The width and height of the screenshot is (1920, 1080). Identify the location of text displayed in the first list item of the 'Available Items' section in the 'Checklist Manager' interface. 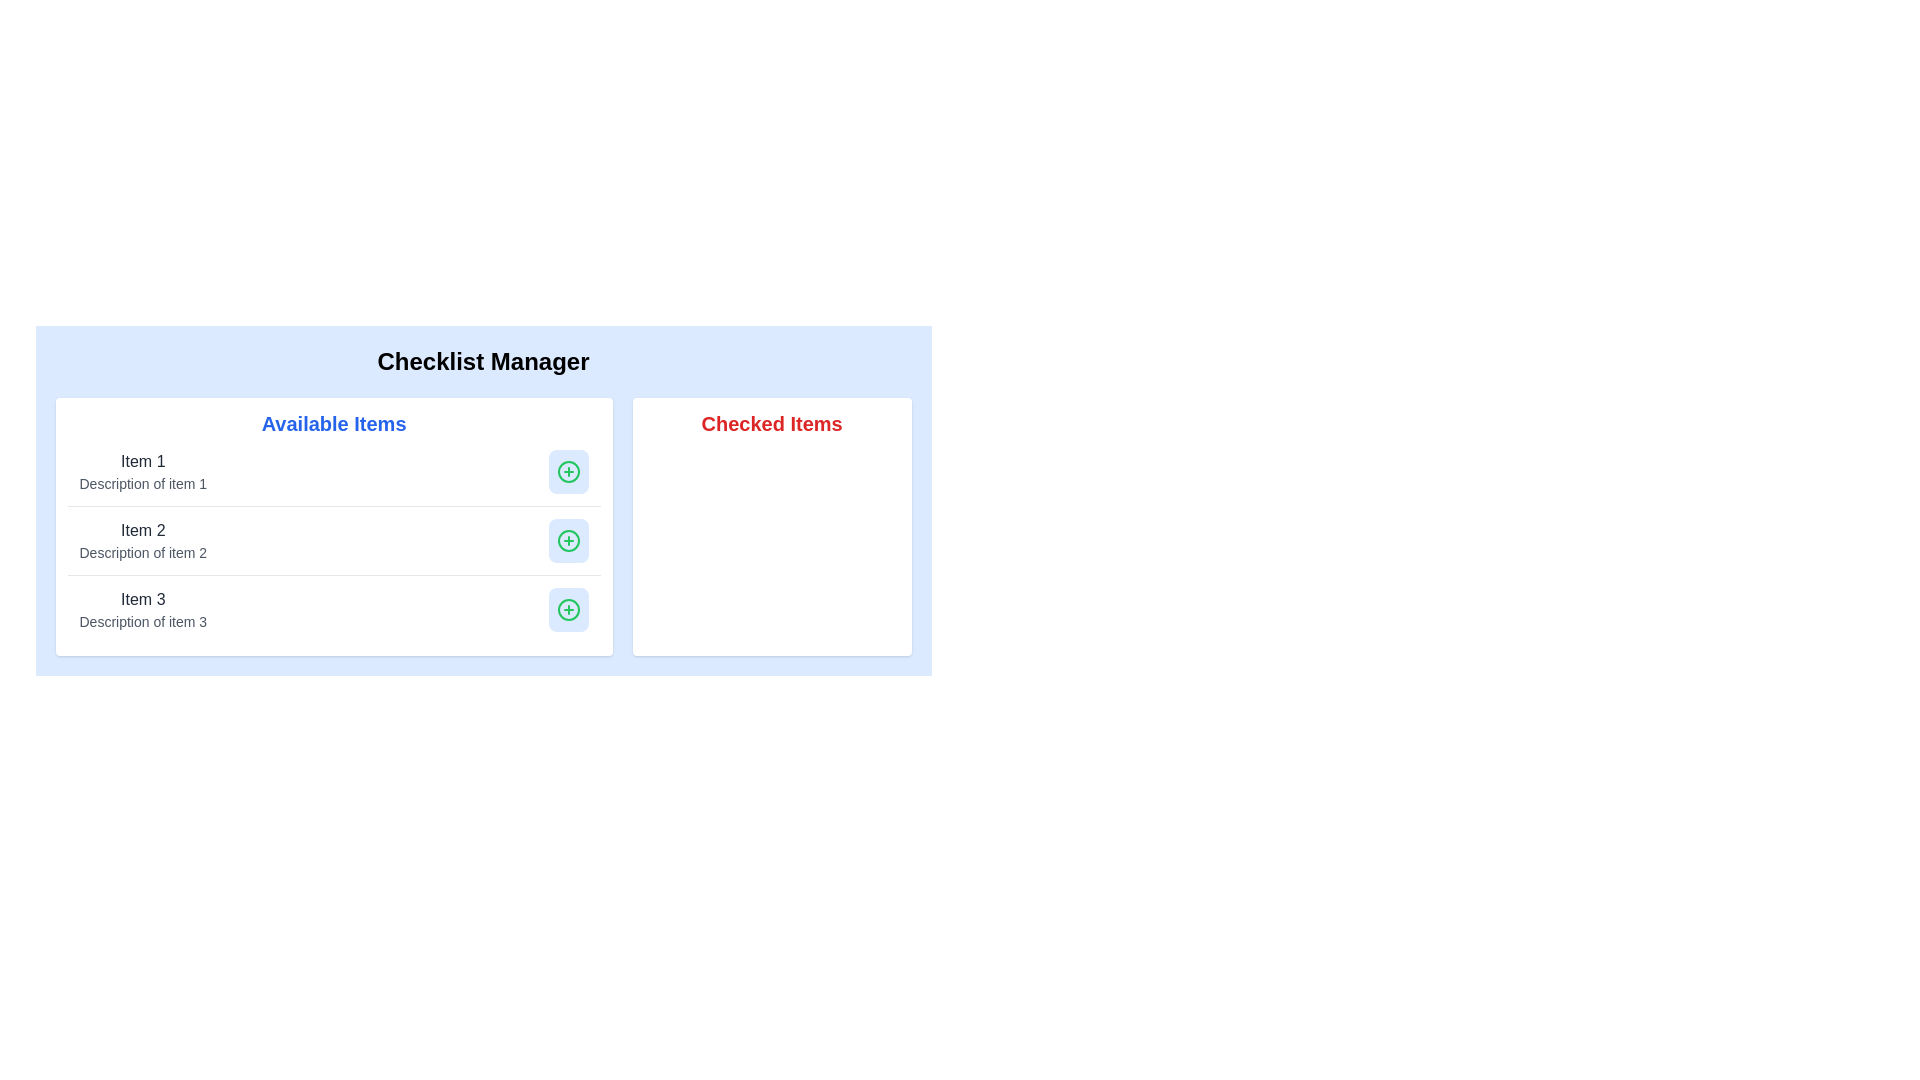
(142, 471).